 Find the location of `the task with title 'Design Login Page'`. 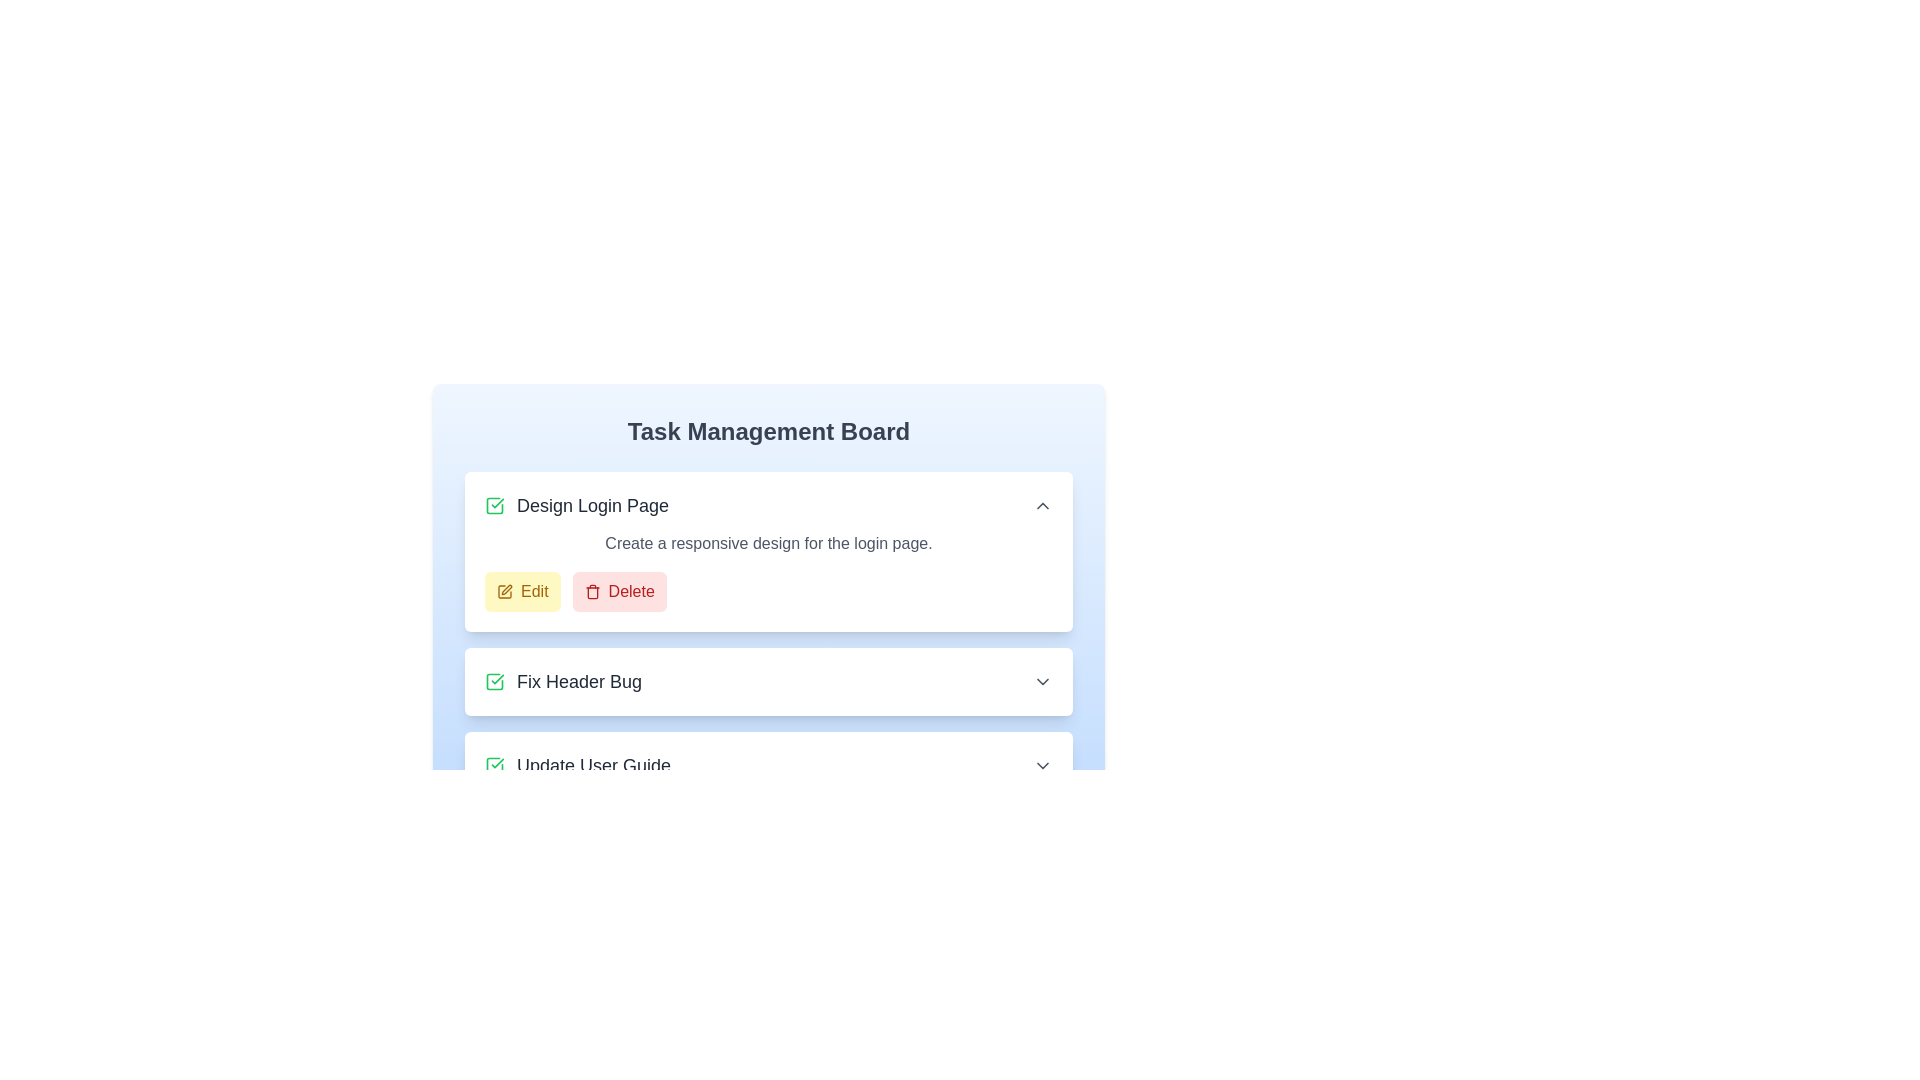

the task with title 'Design Login Page' is located at coordinates (575, 504).